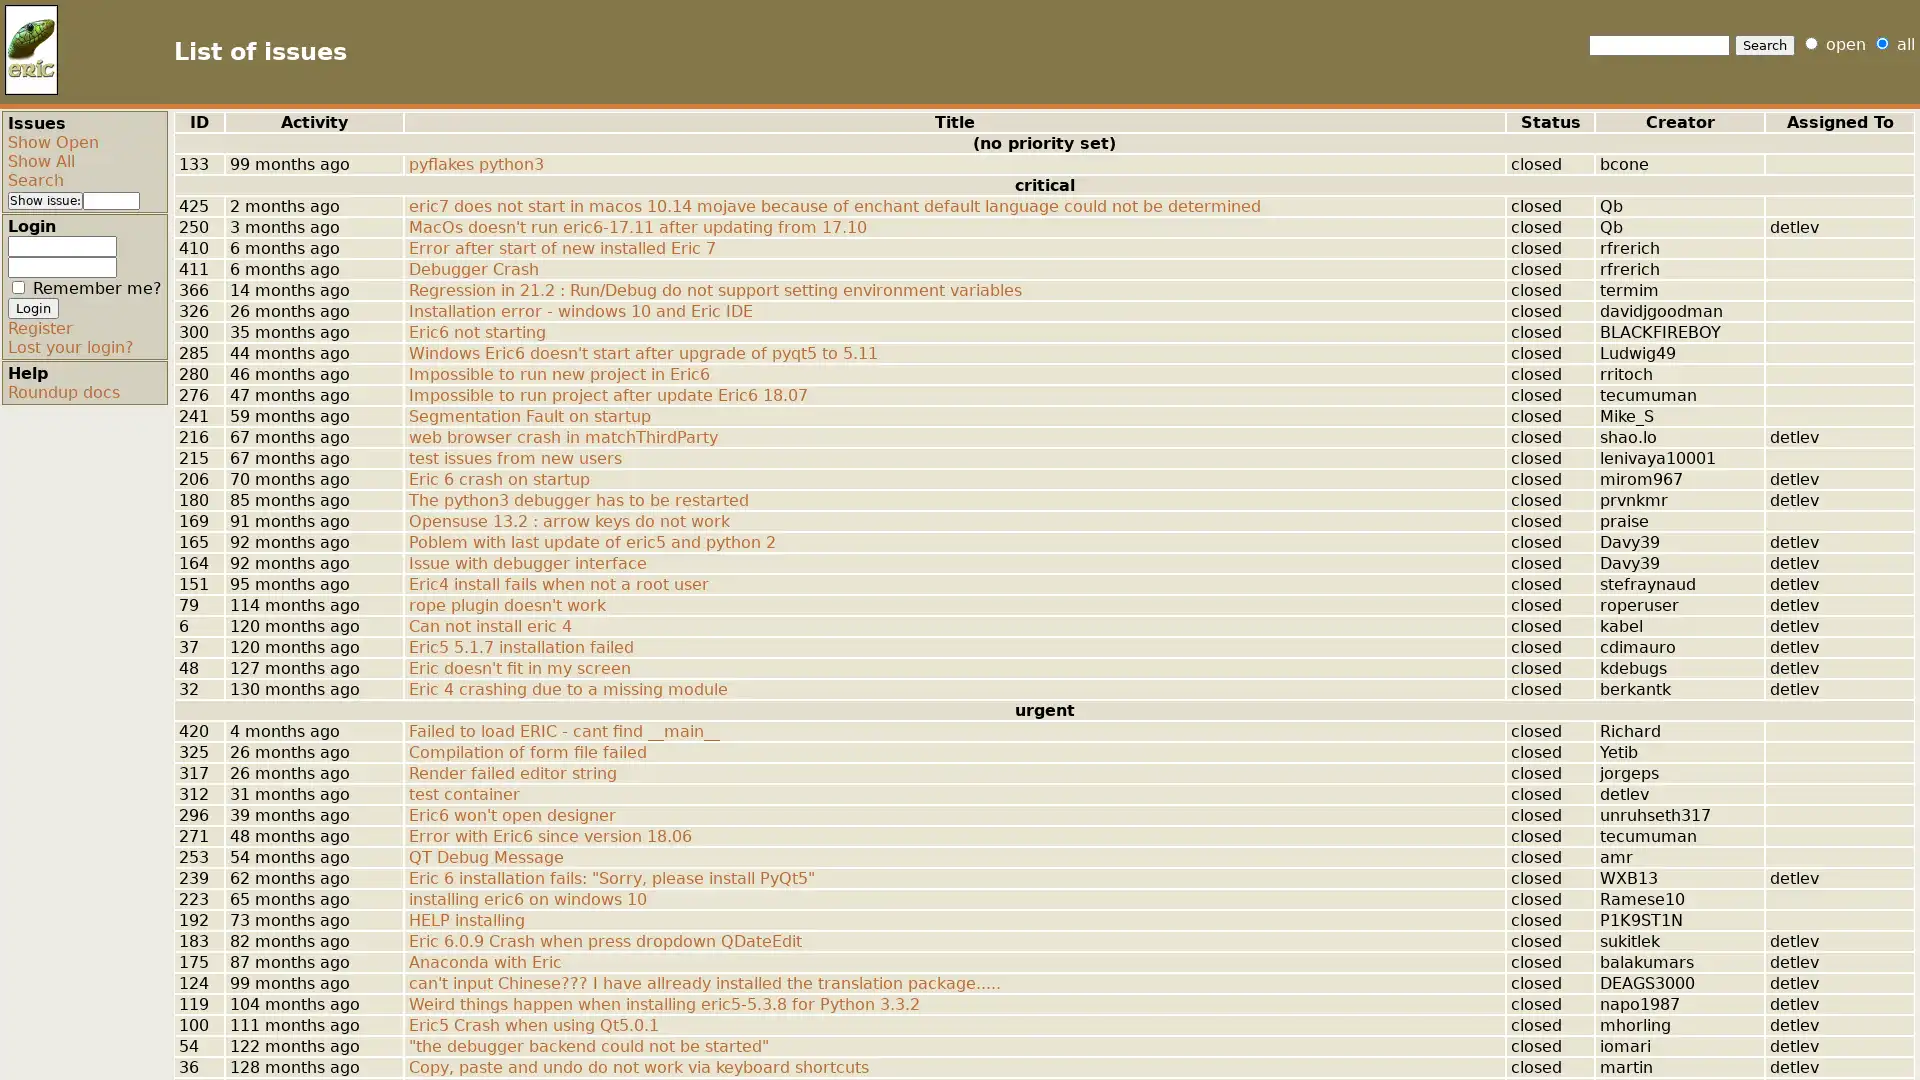  Describe the element at coordinates (33, 308) in the screenshot. I see `Login` at that location.